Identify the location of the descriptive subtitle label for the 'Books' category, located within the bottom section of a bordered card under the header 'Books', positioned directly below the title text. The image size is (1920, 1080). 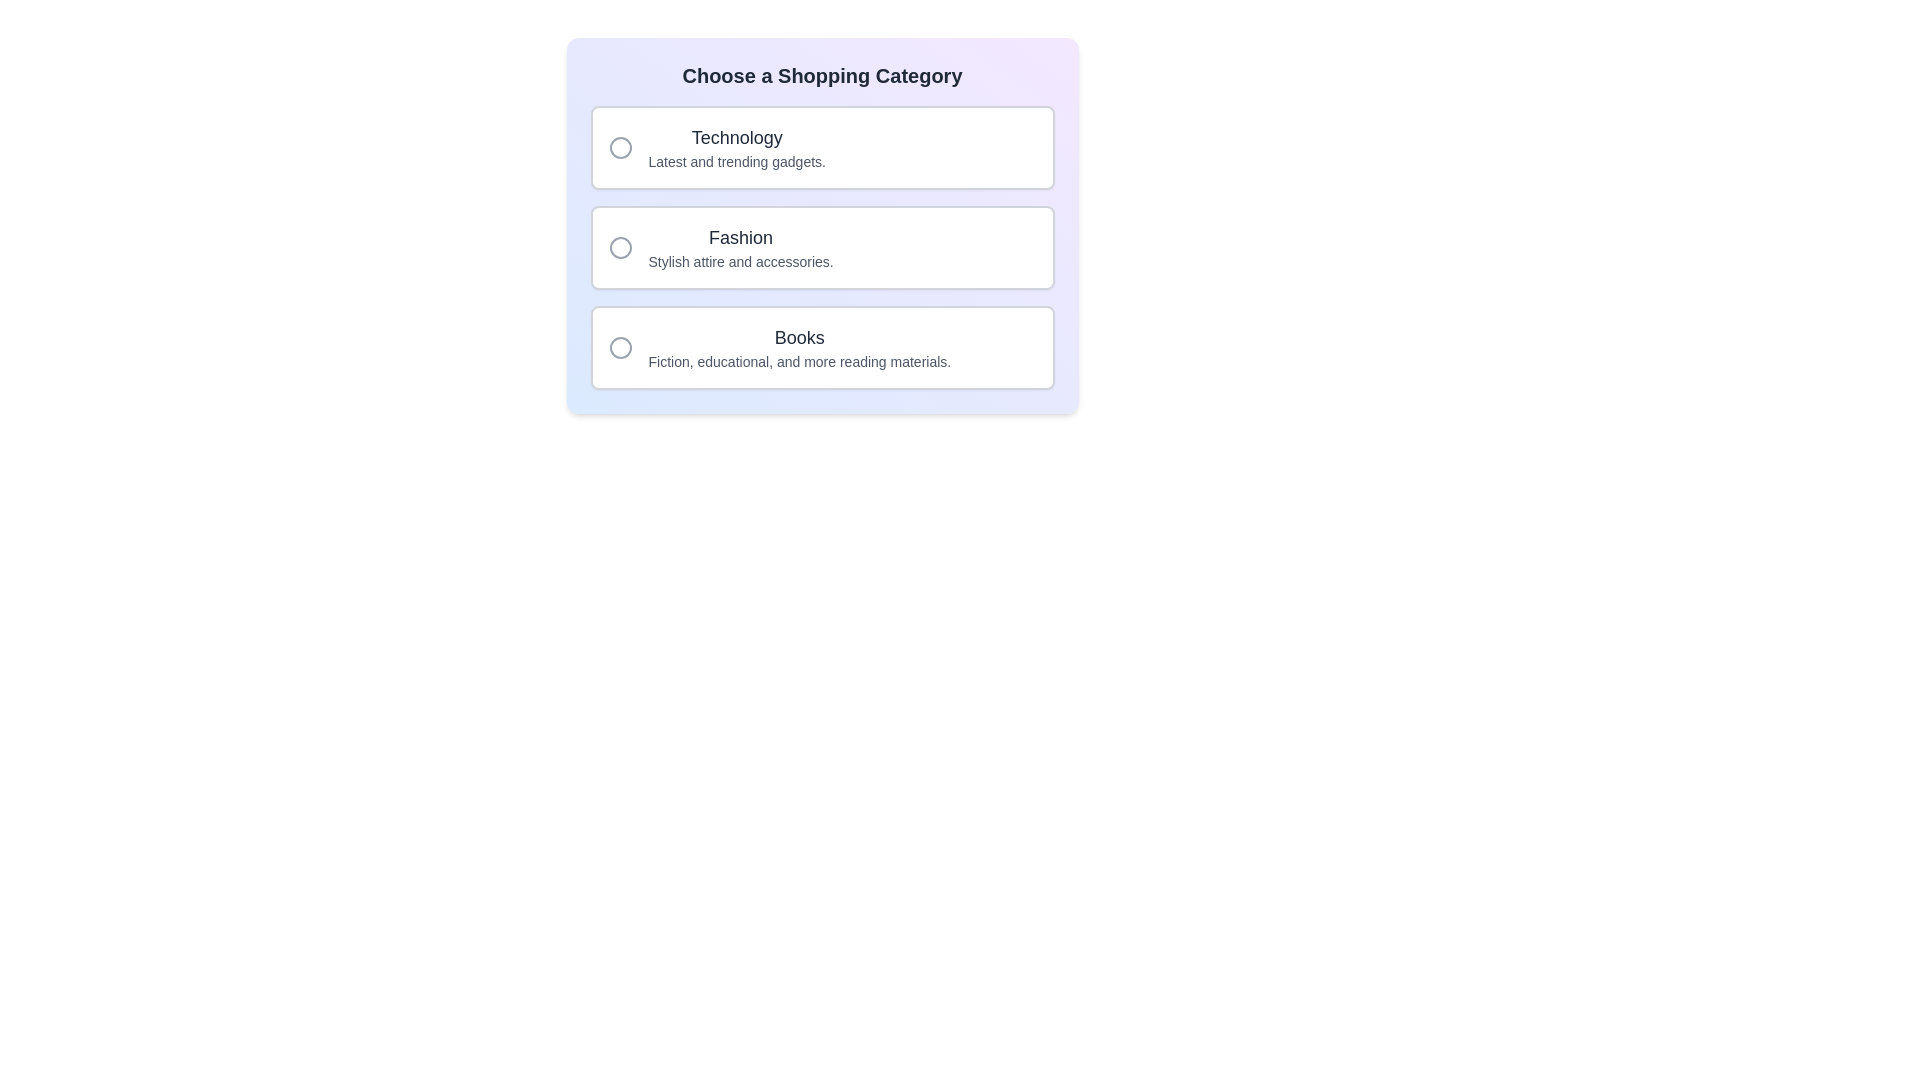
(798, 362).